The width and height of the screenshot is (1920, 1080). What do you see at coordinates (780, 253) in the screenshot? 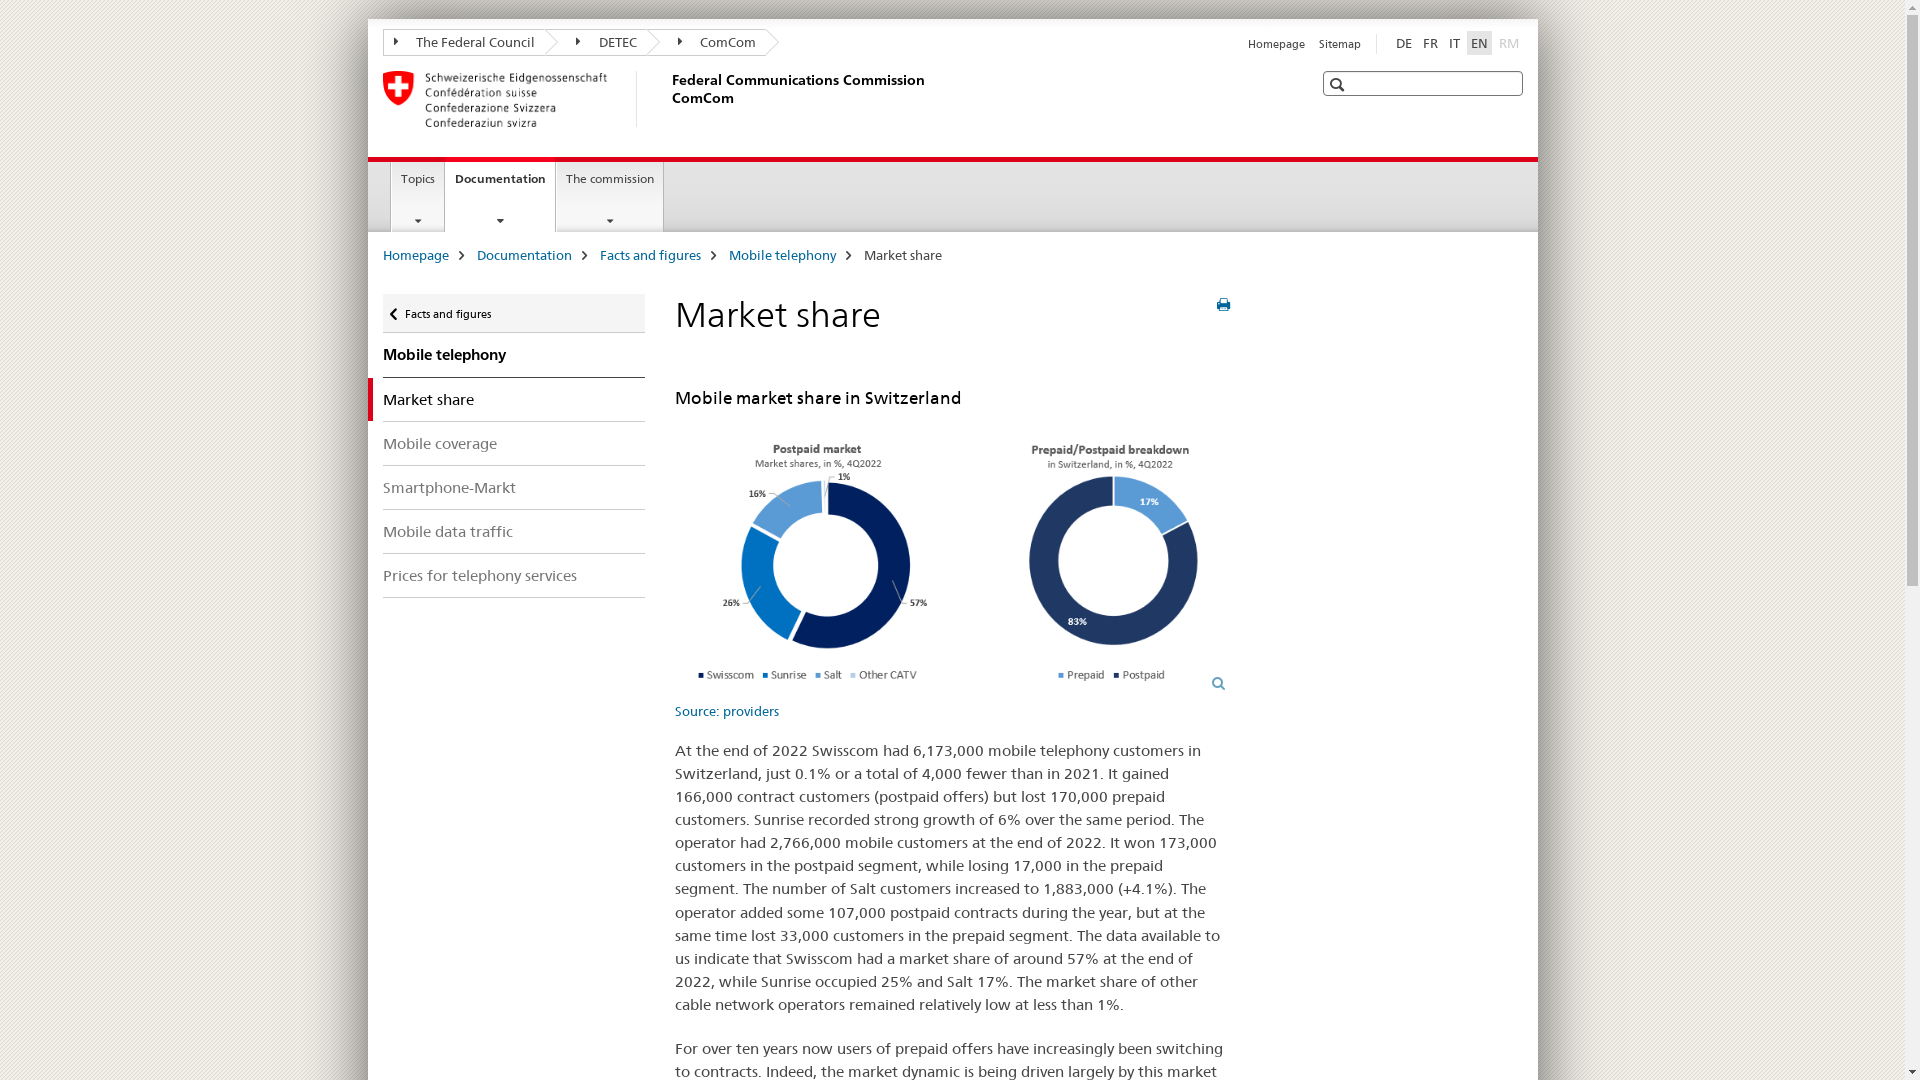
I see `'Mobile telephony'` at bounding box center [780, 253].